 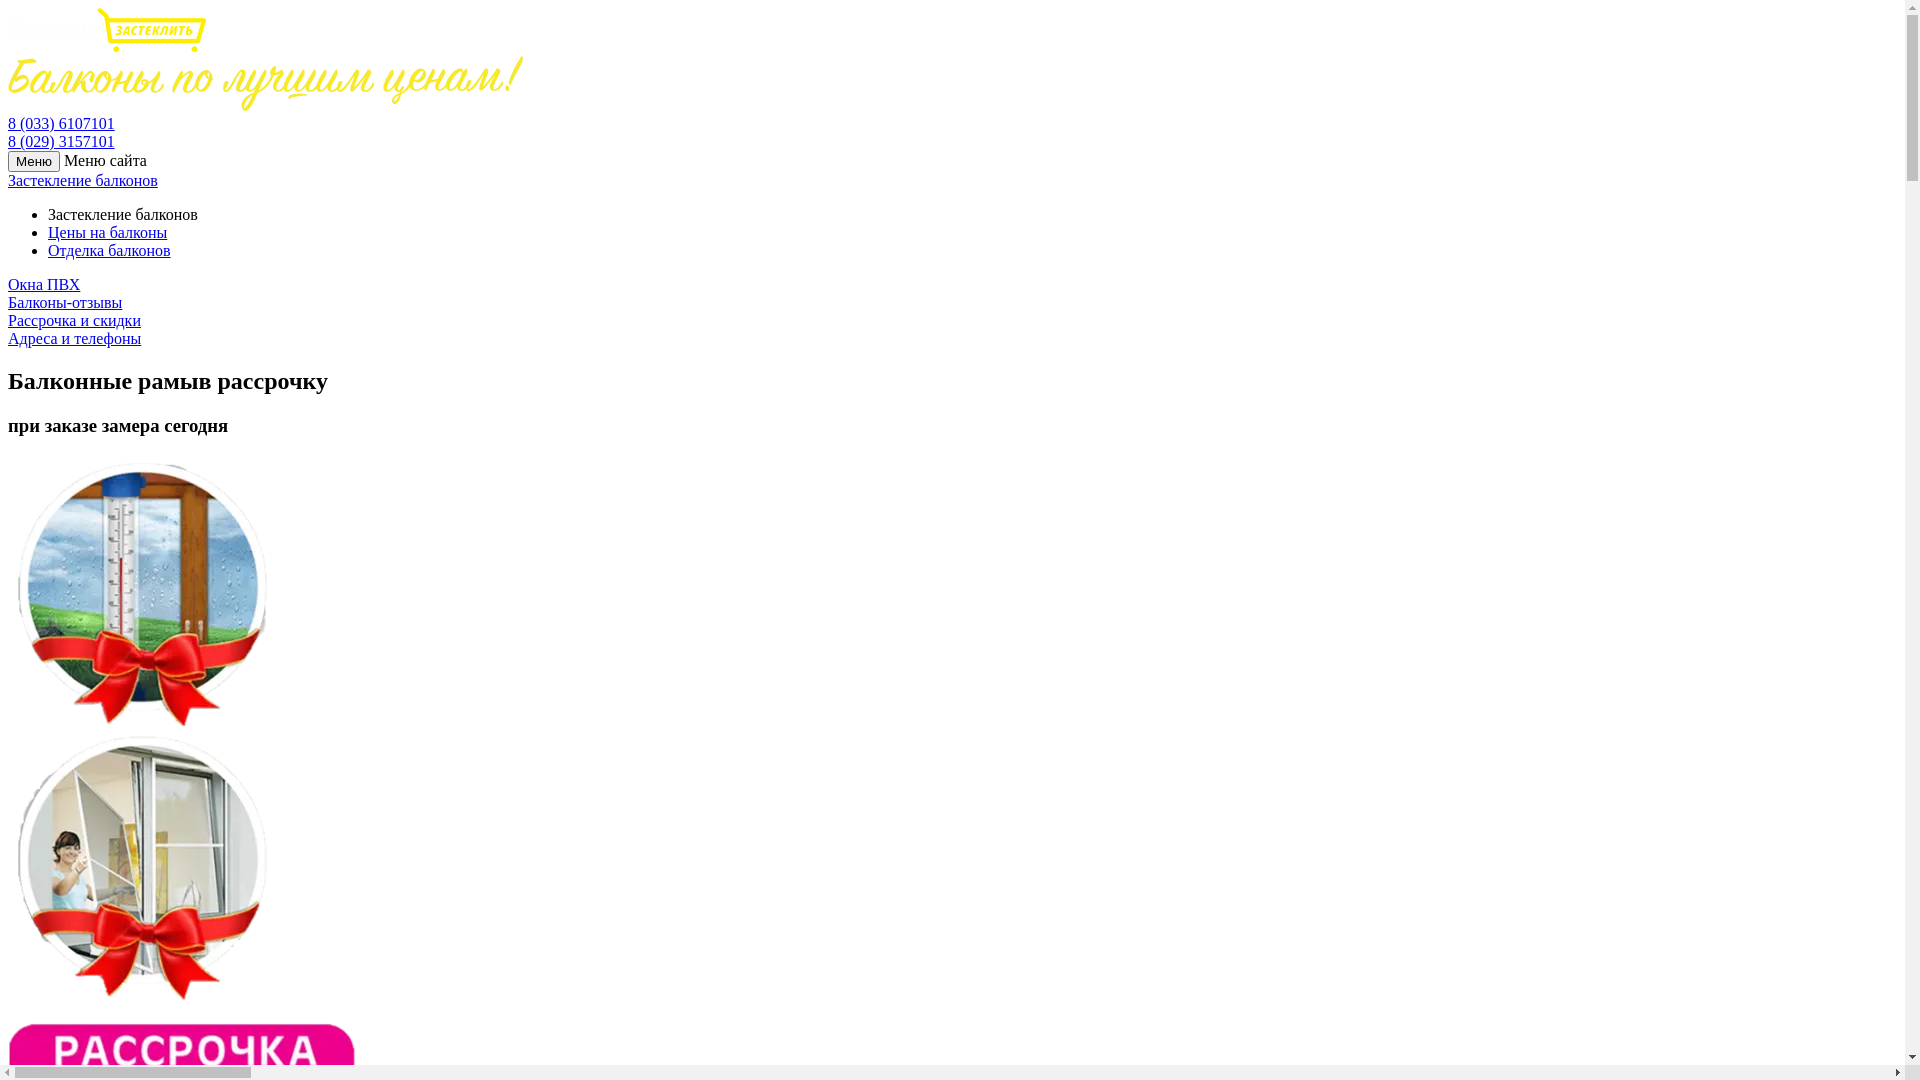 What do you see at coordinates (61, 140) in the screenshot?
I see `'8 (029) 3157101'` at bounding box center [61, 140].